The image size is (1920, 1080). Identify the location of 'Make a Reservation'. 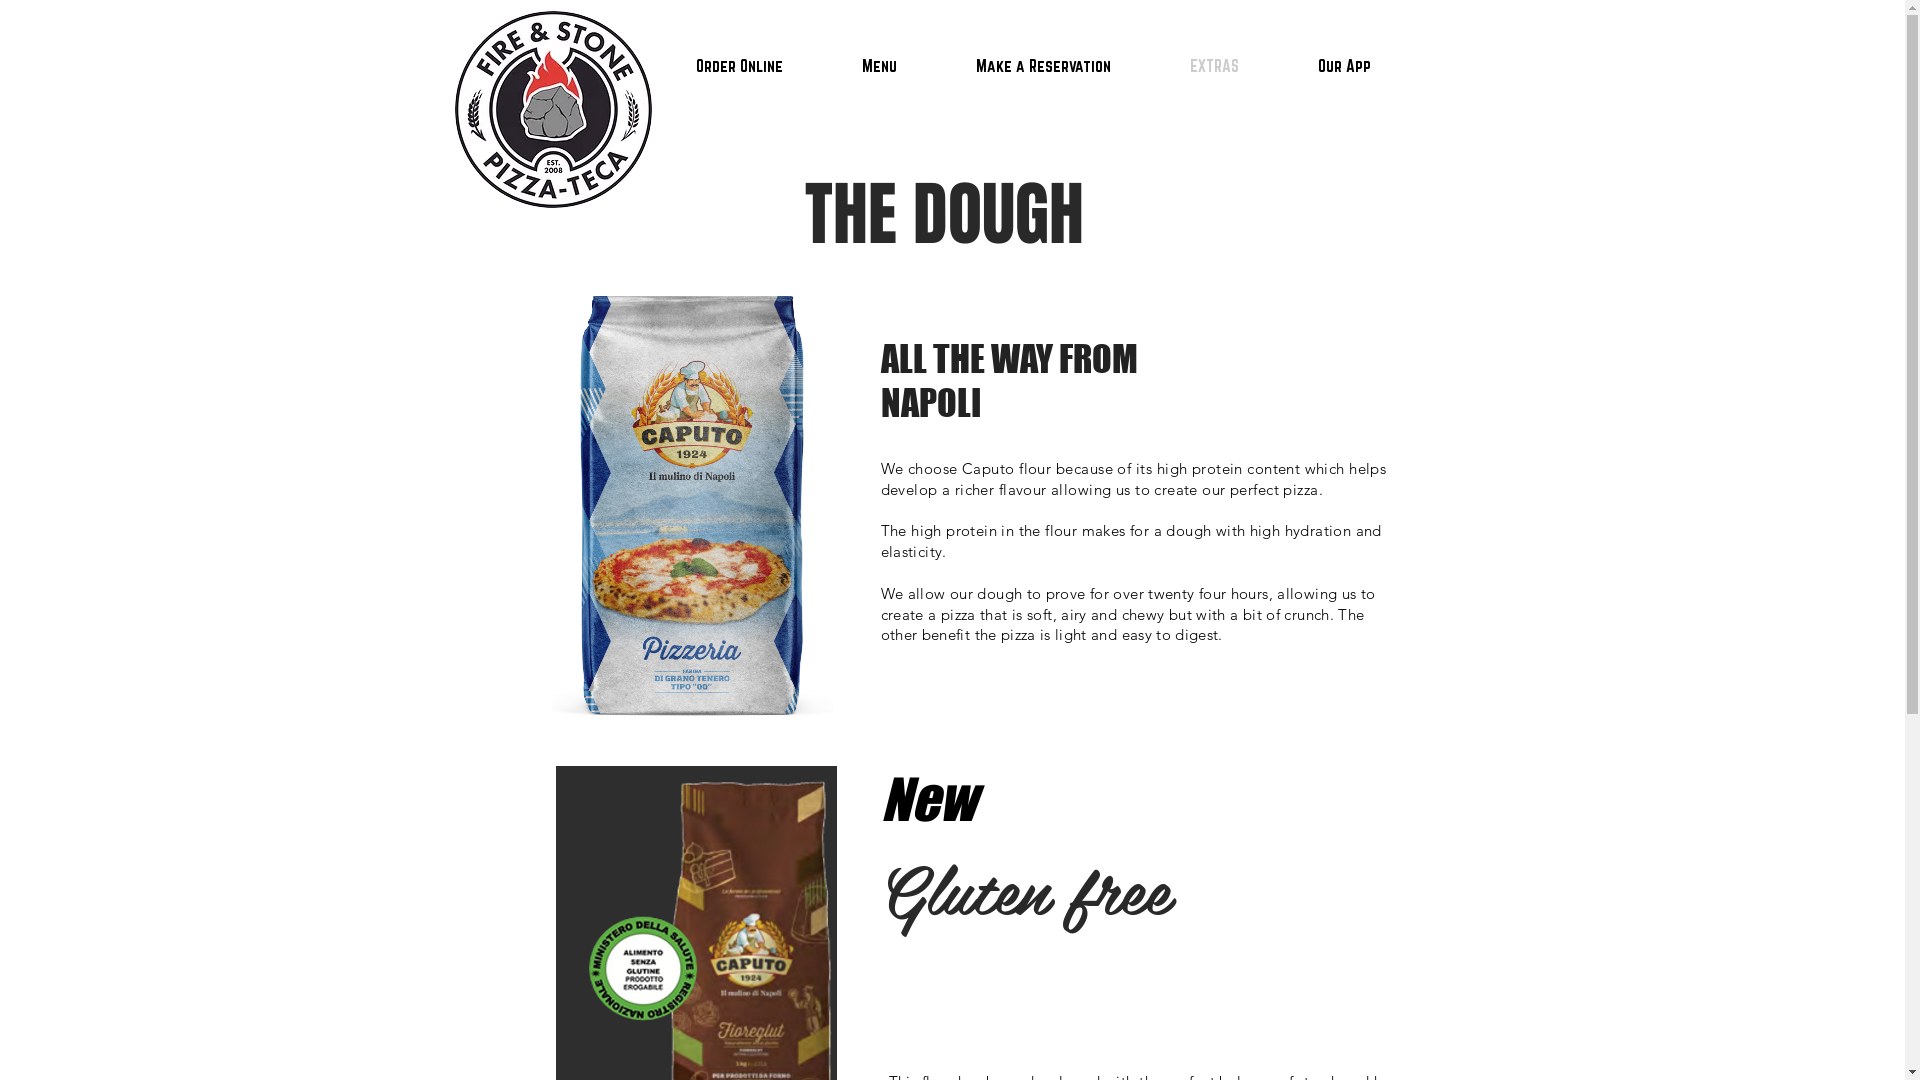
(1041, 64).